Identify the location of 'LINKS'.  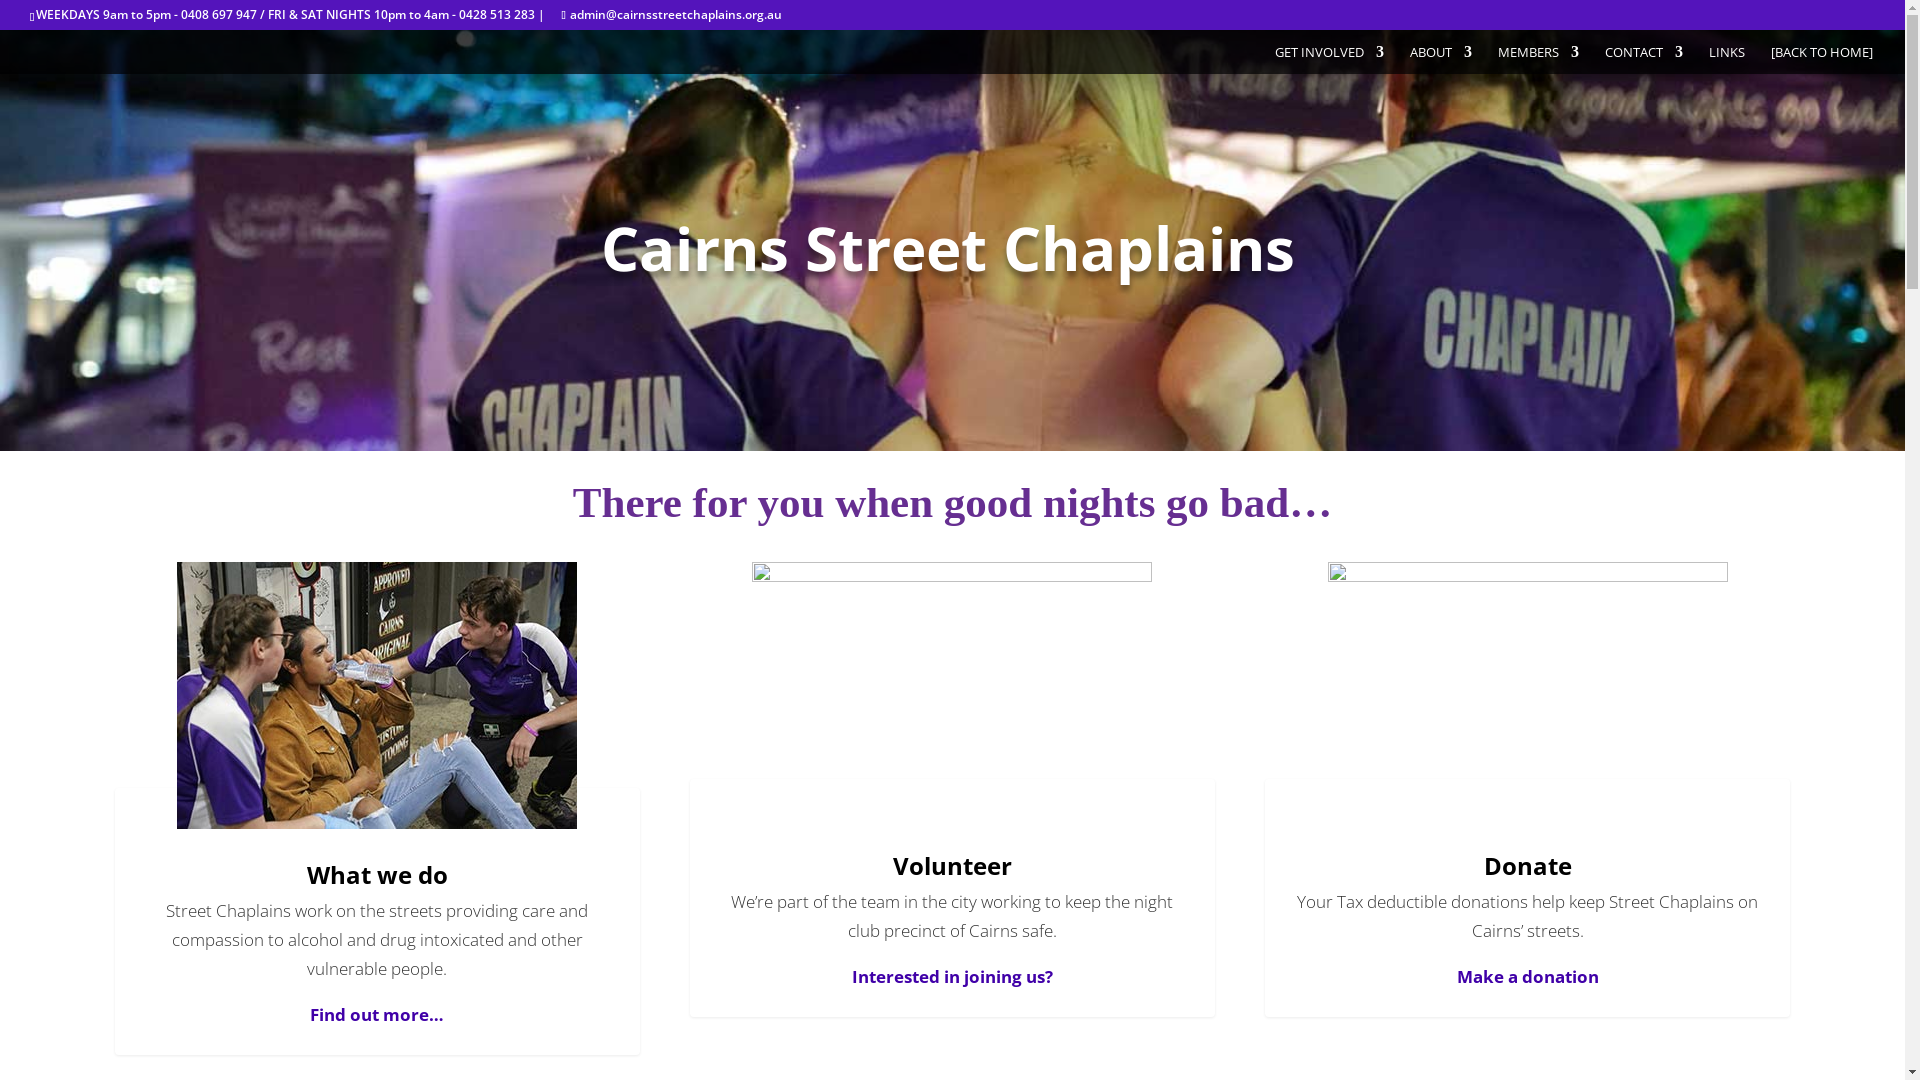
(1726, 58).